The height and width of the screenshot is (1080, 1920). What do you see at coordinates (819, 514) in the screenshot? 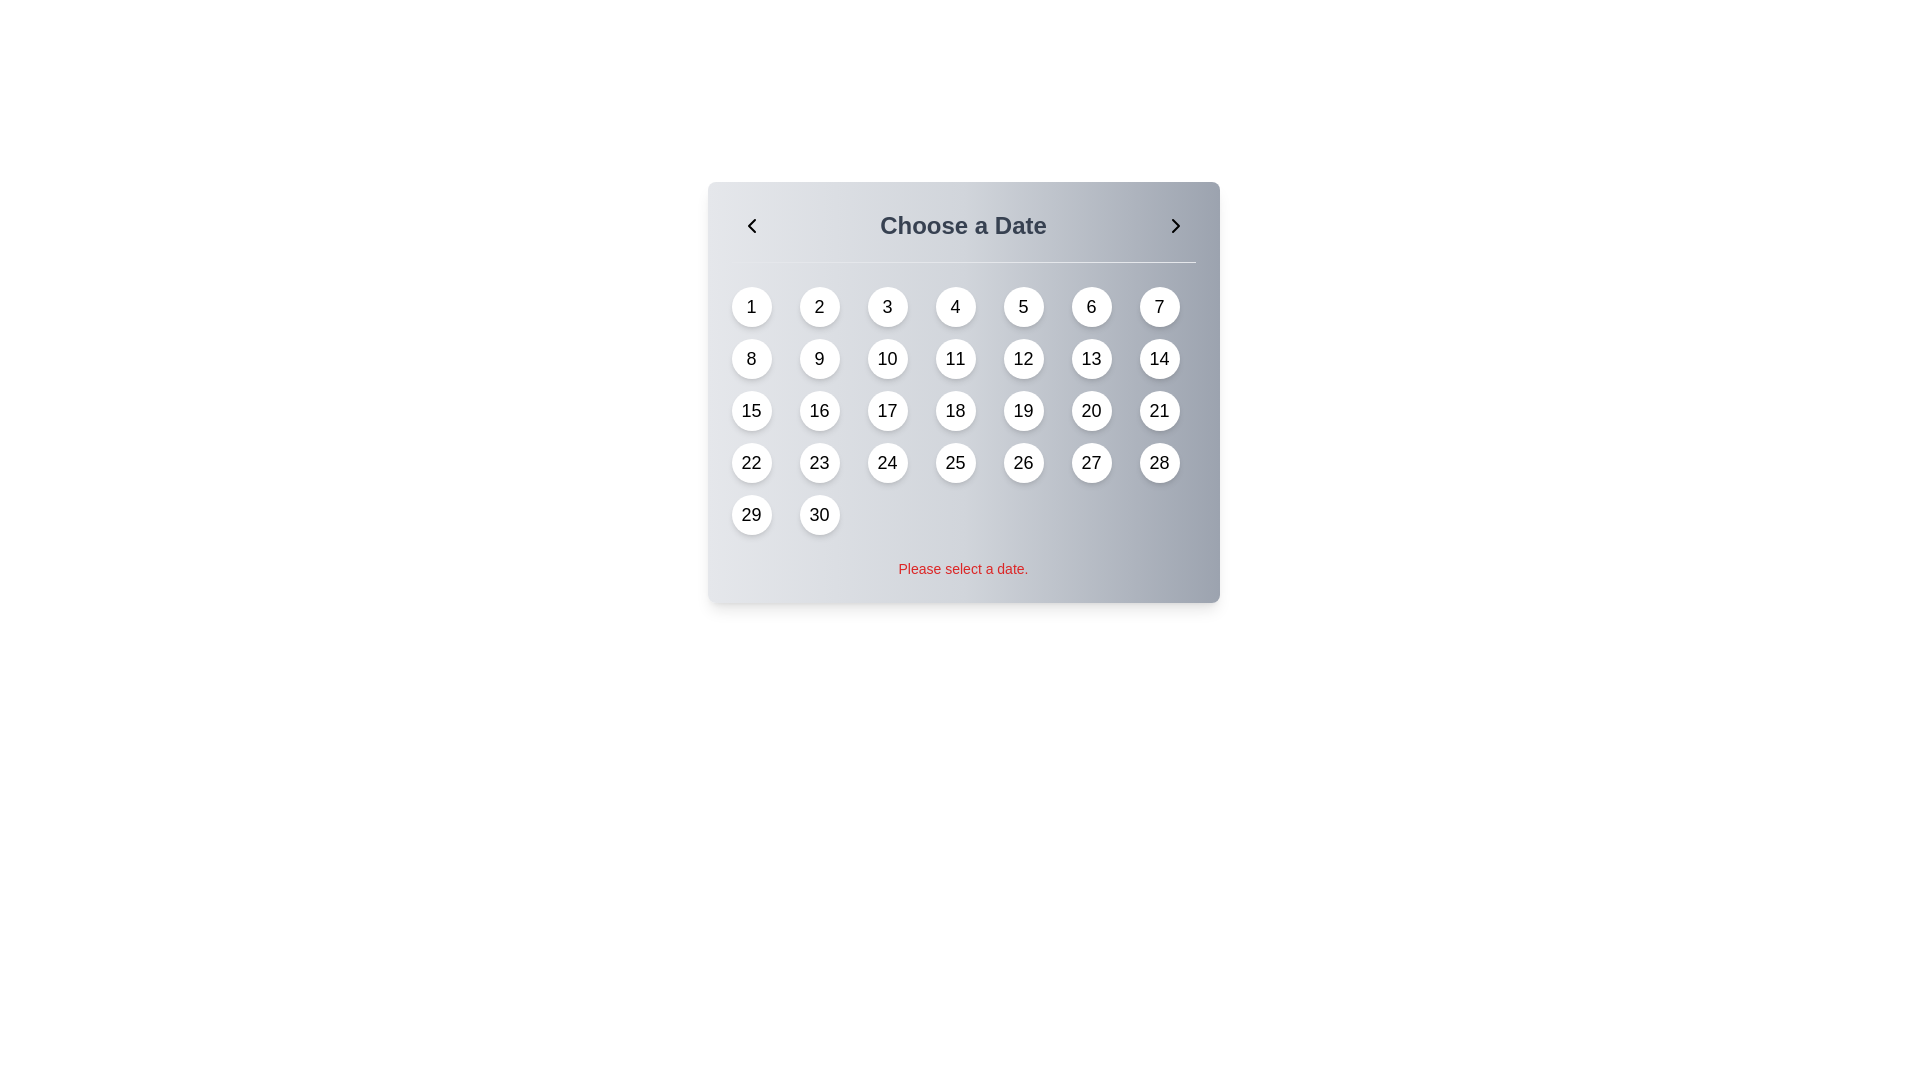
I see `the circular button with a white background and black text '30' in the date picker interface located in the fifth row and second column of the grid` at bounding box center [819, 514].